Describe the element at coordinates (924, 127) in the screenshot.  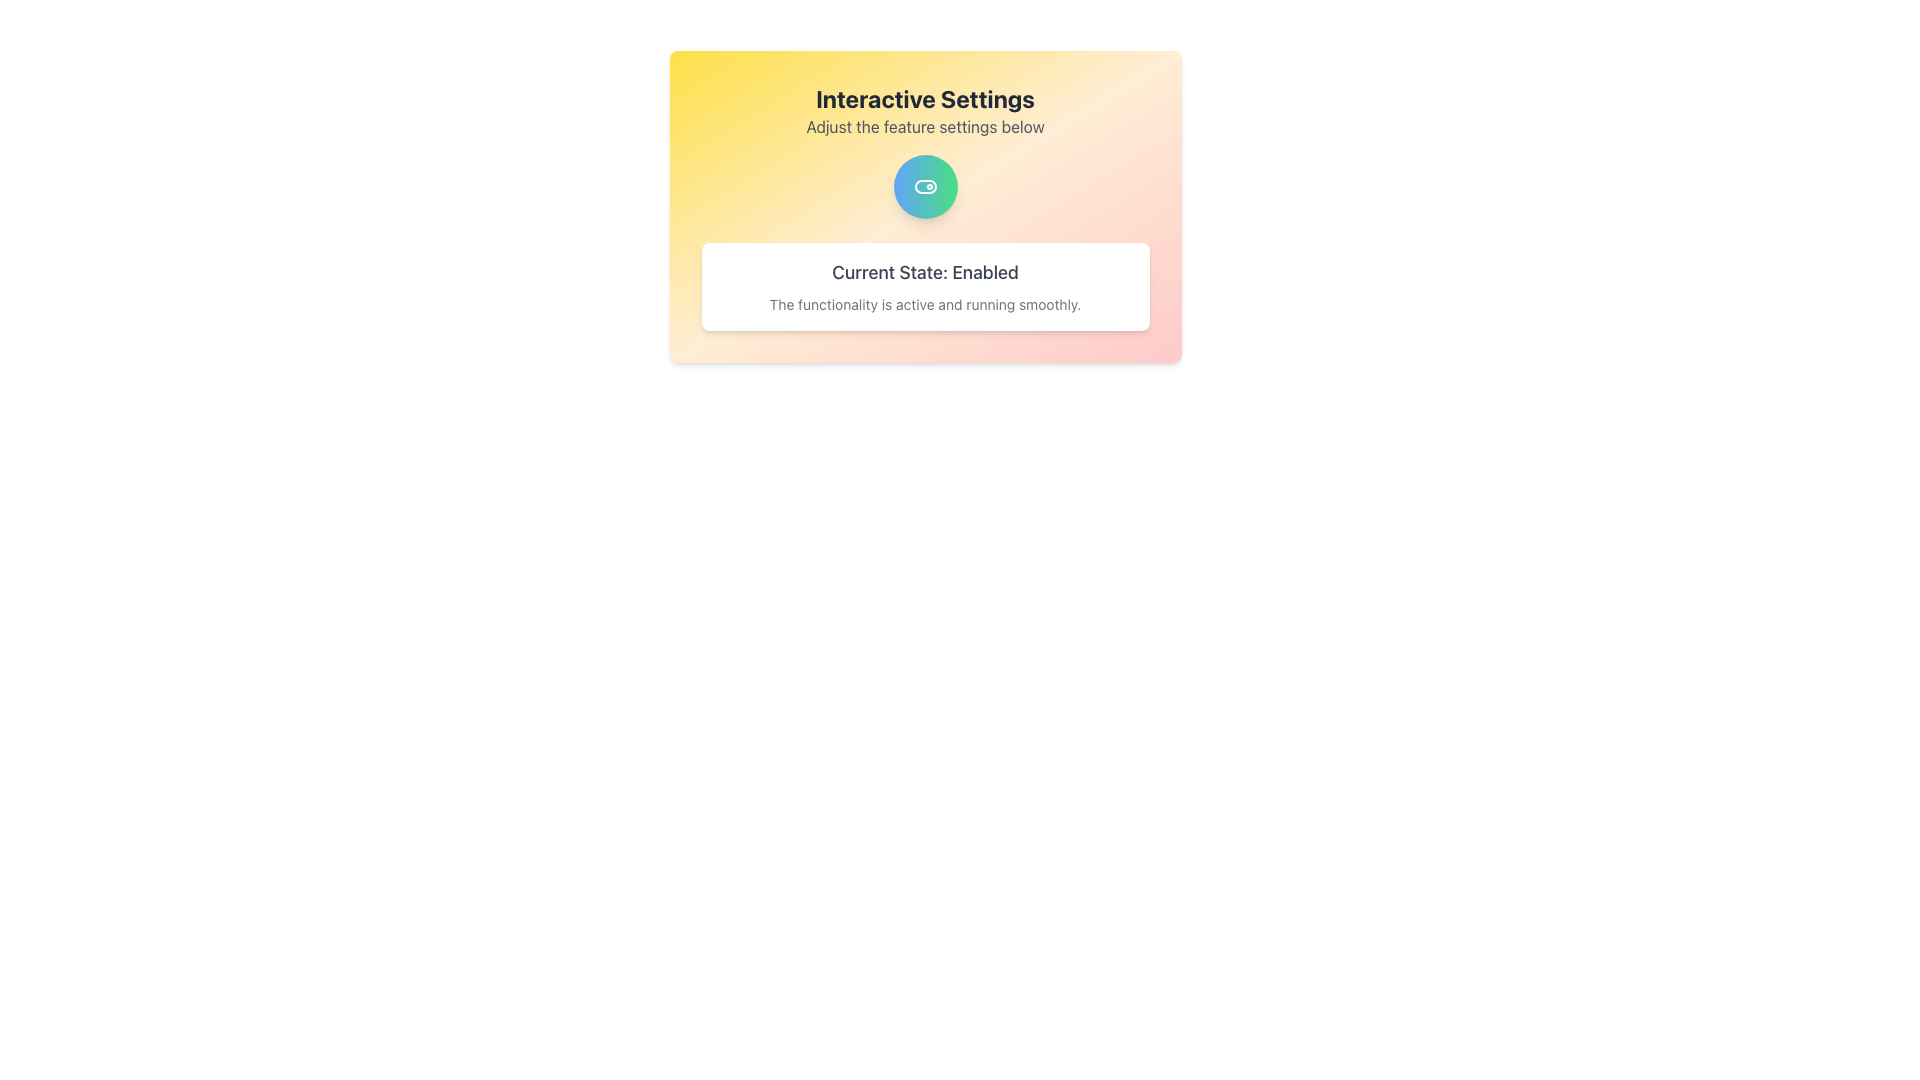
I see `the descriptive text label located below the title 'Interactive Settings' to guide users in adjusting feature settings` at that location.